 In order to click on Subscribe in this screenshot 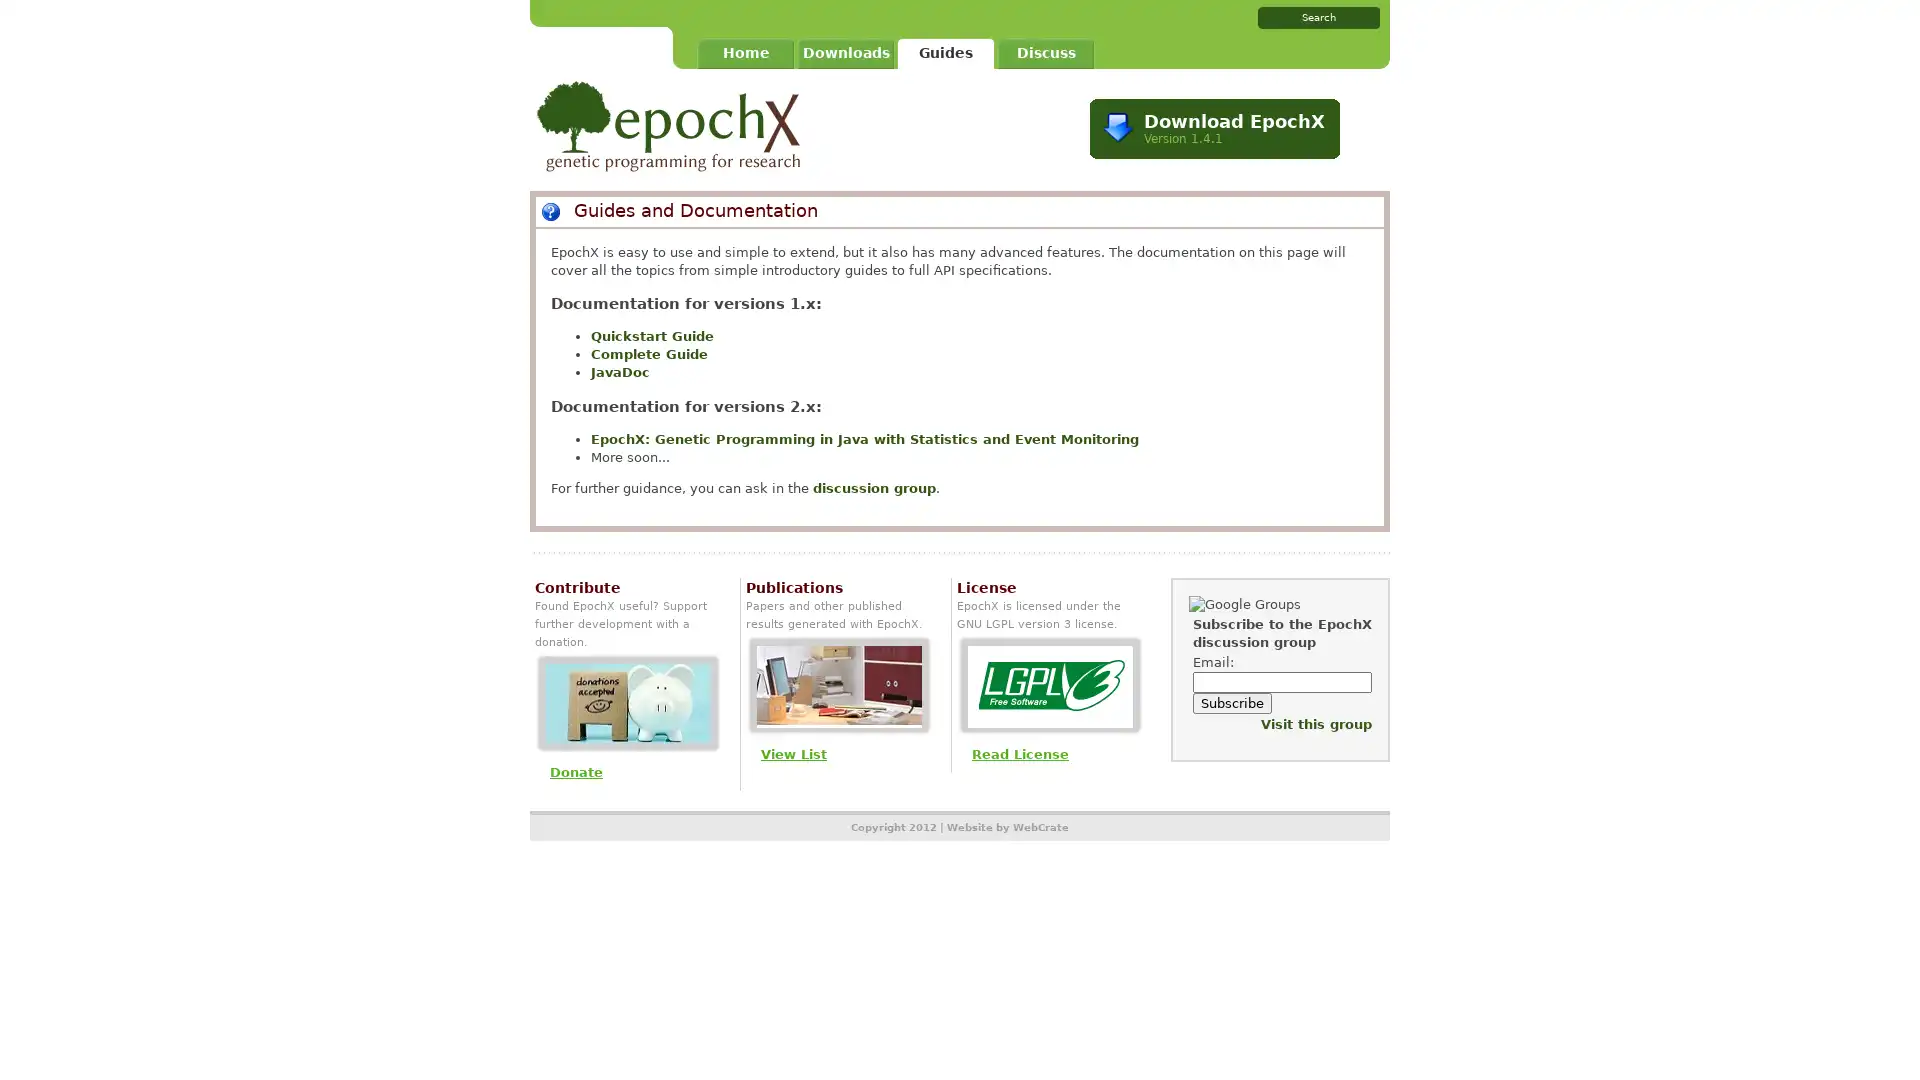, I will do `click(1231, 701)`.